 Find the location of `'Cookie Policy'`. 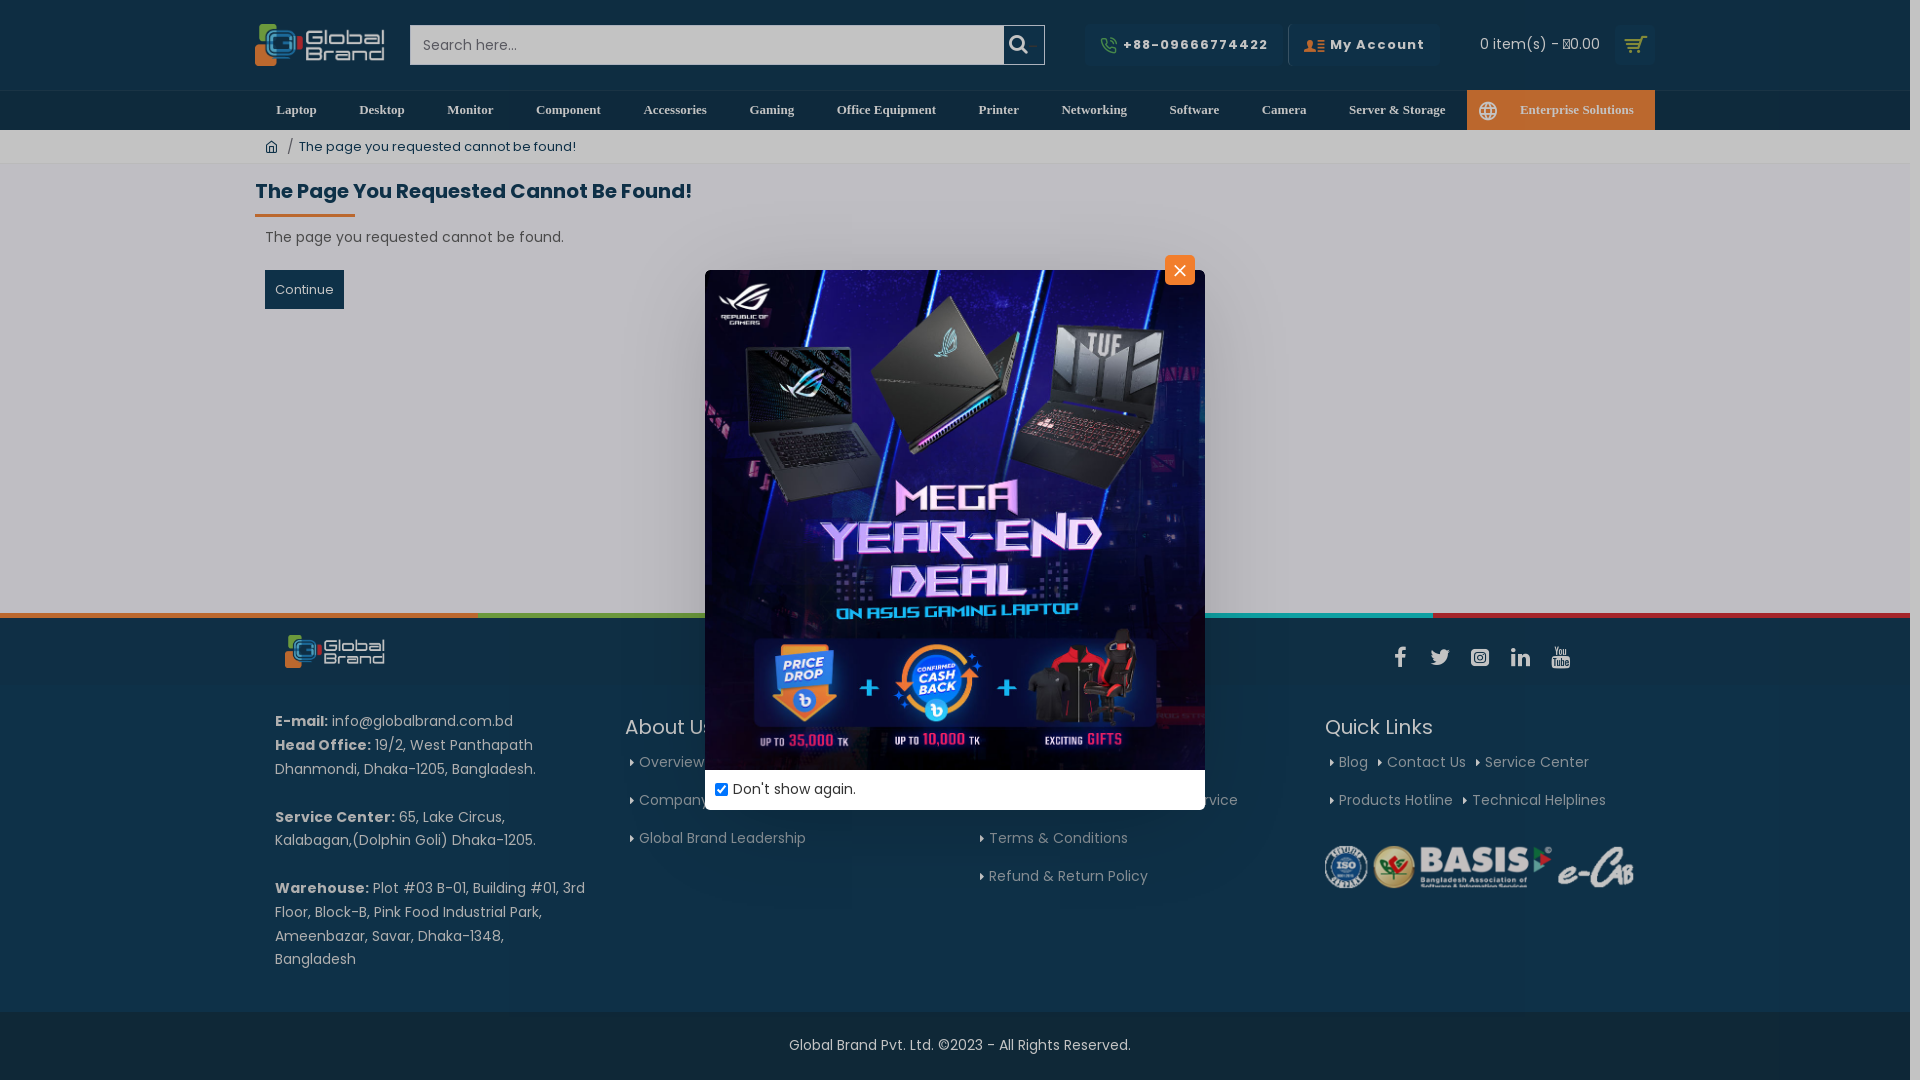

'Cookie Policy' is located at coordinates (1030, 763).